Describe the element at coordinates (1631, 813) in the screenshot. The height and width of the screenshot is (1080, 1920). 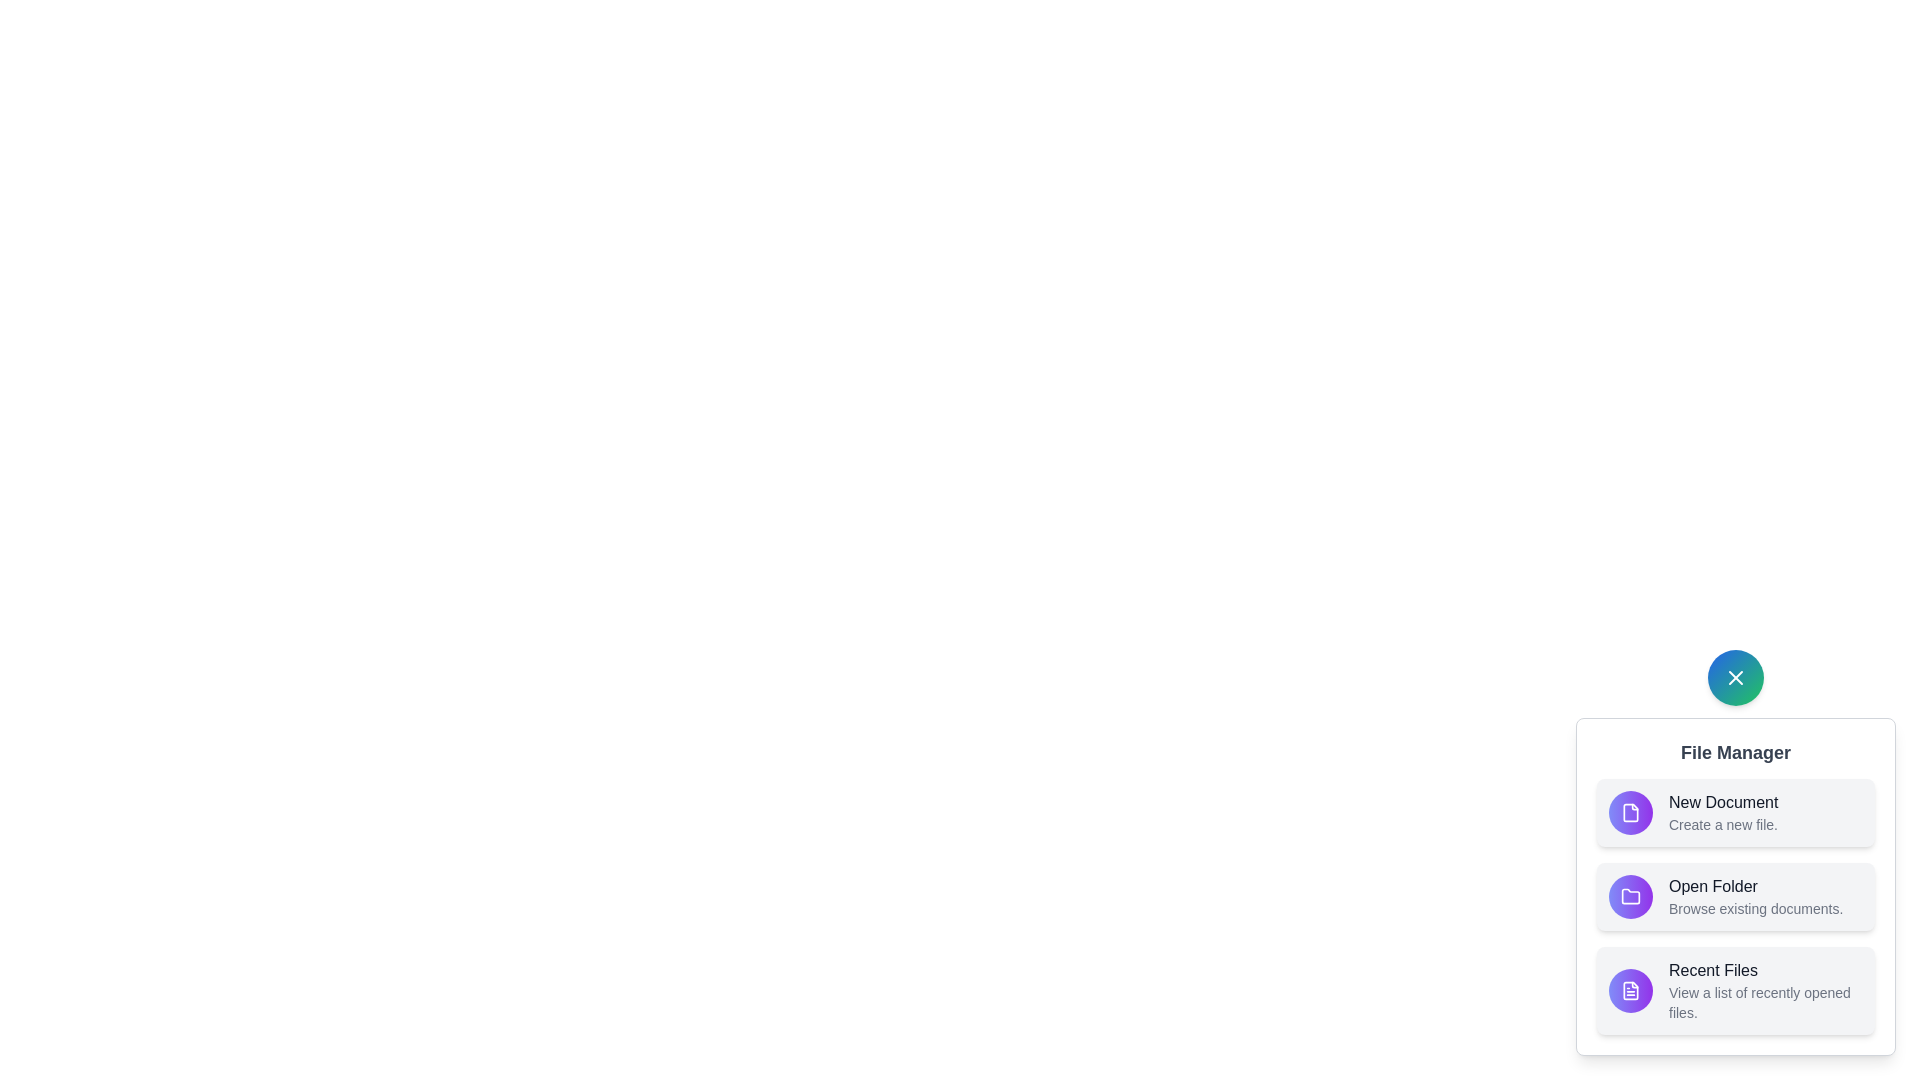
I see `the 'New Document' option to initiate the creation of a new file` at that location.